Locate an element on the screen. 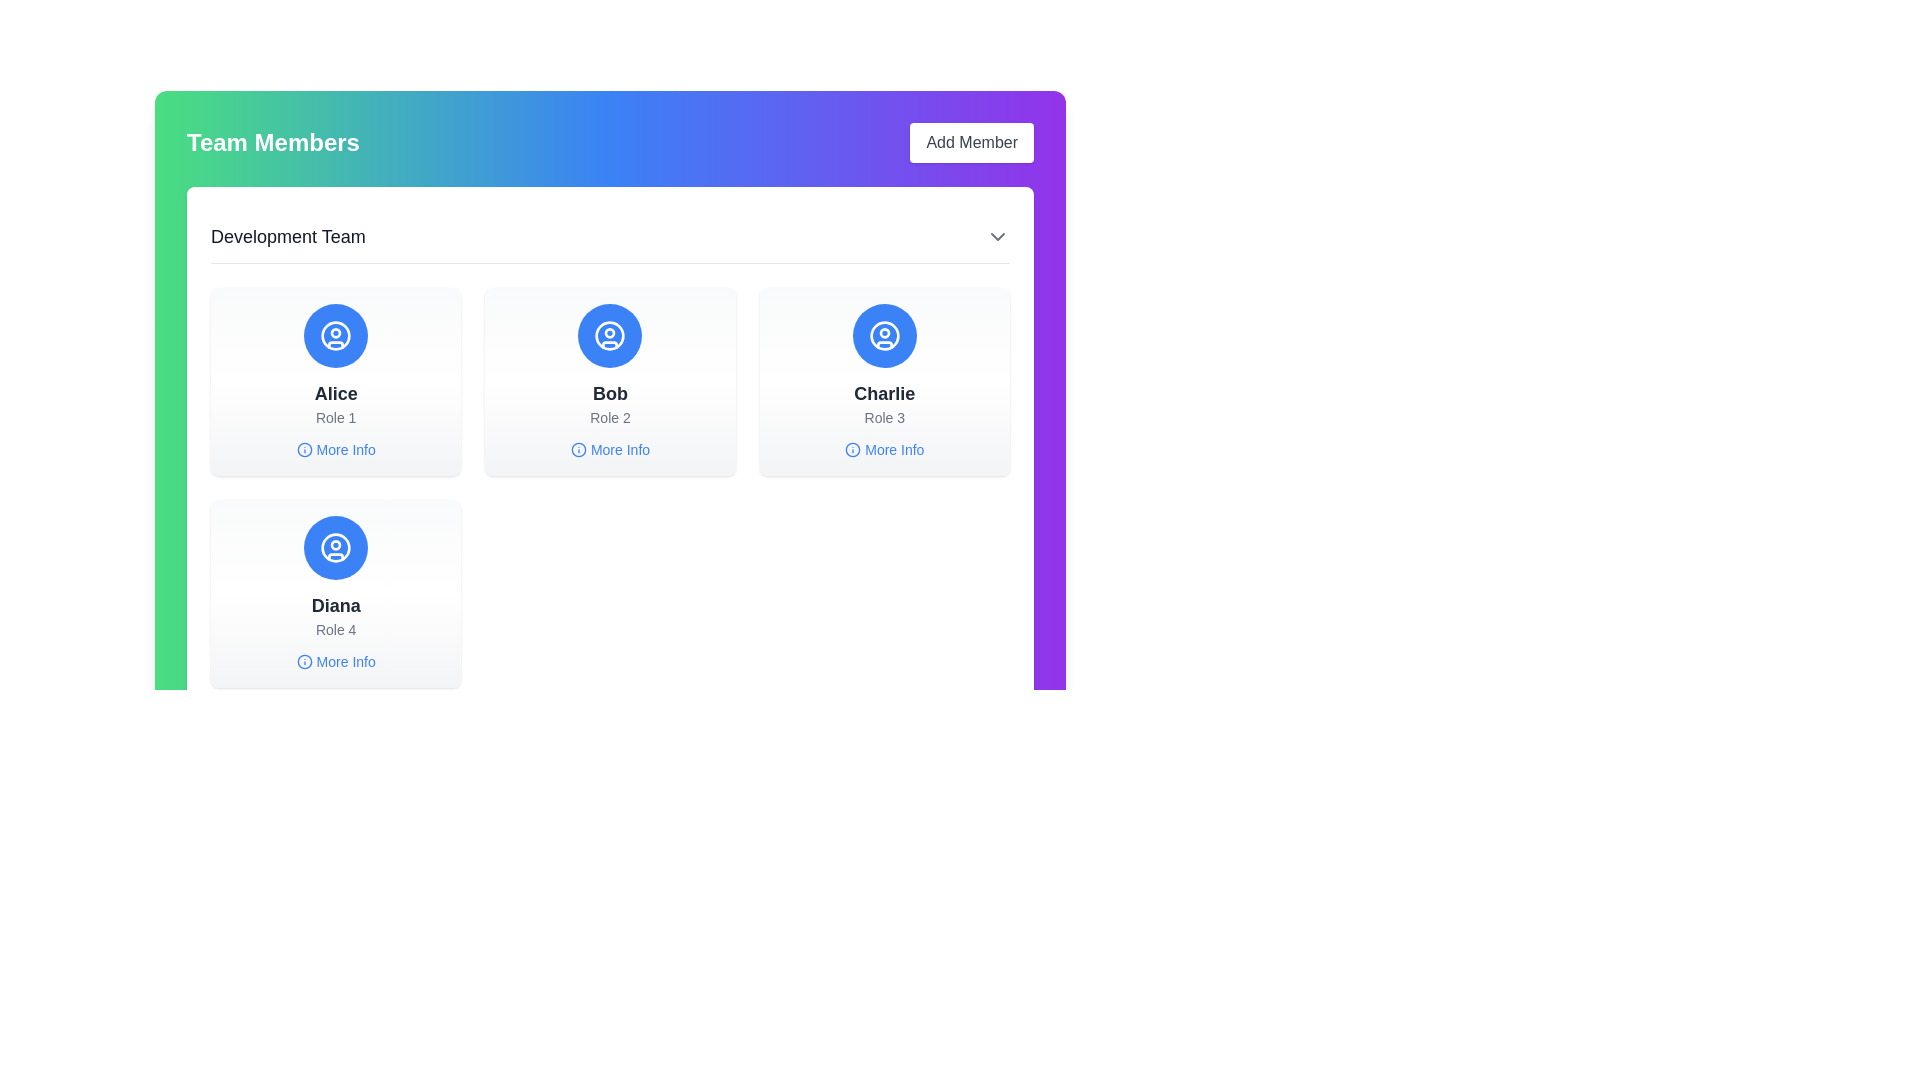 The width and height of the screenshot is (1920, 1080). the blue text link labeled 'More Info' with a small circular 'info' icon to its left, located at the bottom of the 'Diana' user card in the team member grid is located at coordinates (336, 662).